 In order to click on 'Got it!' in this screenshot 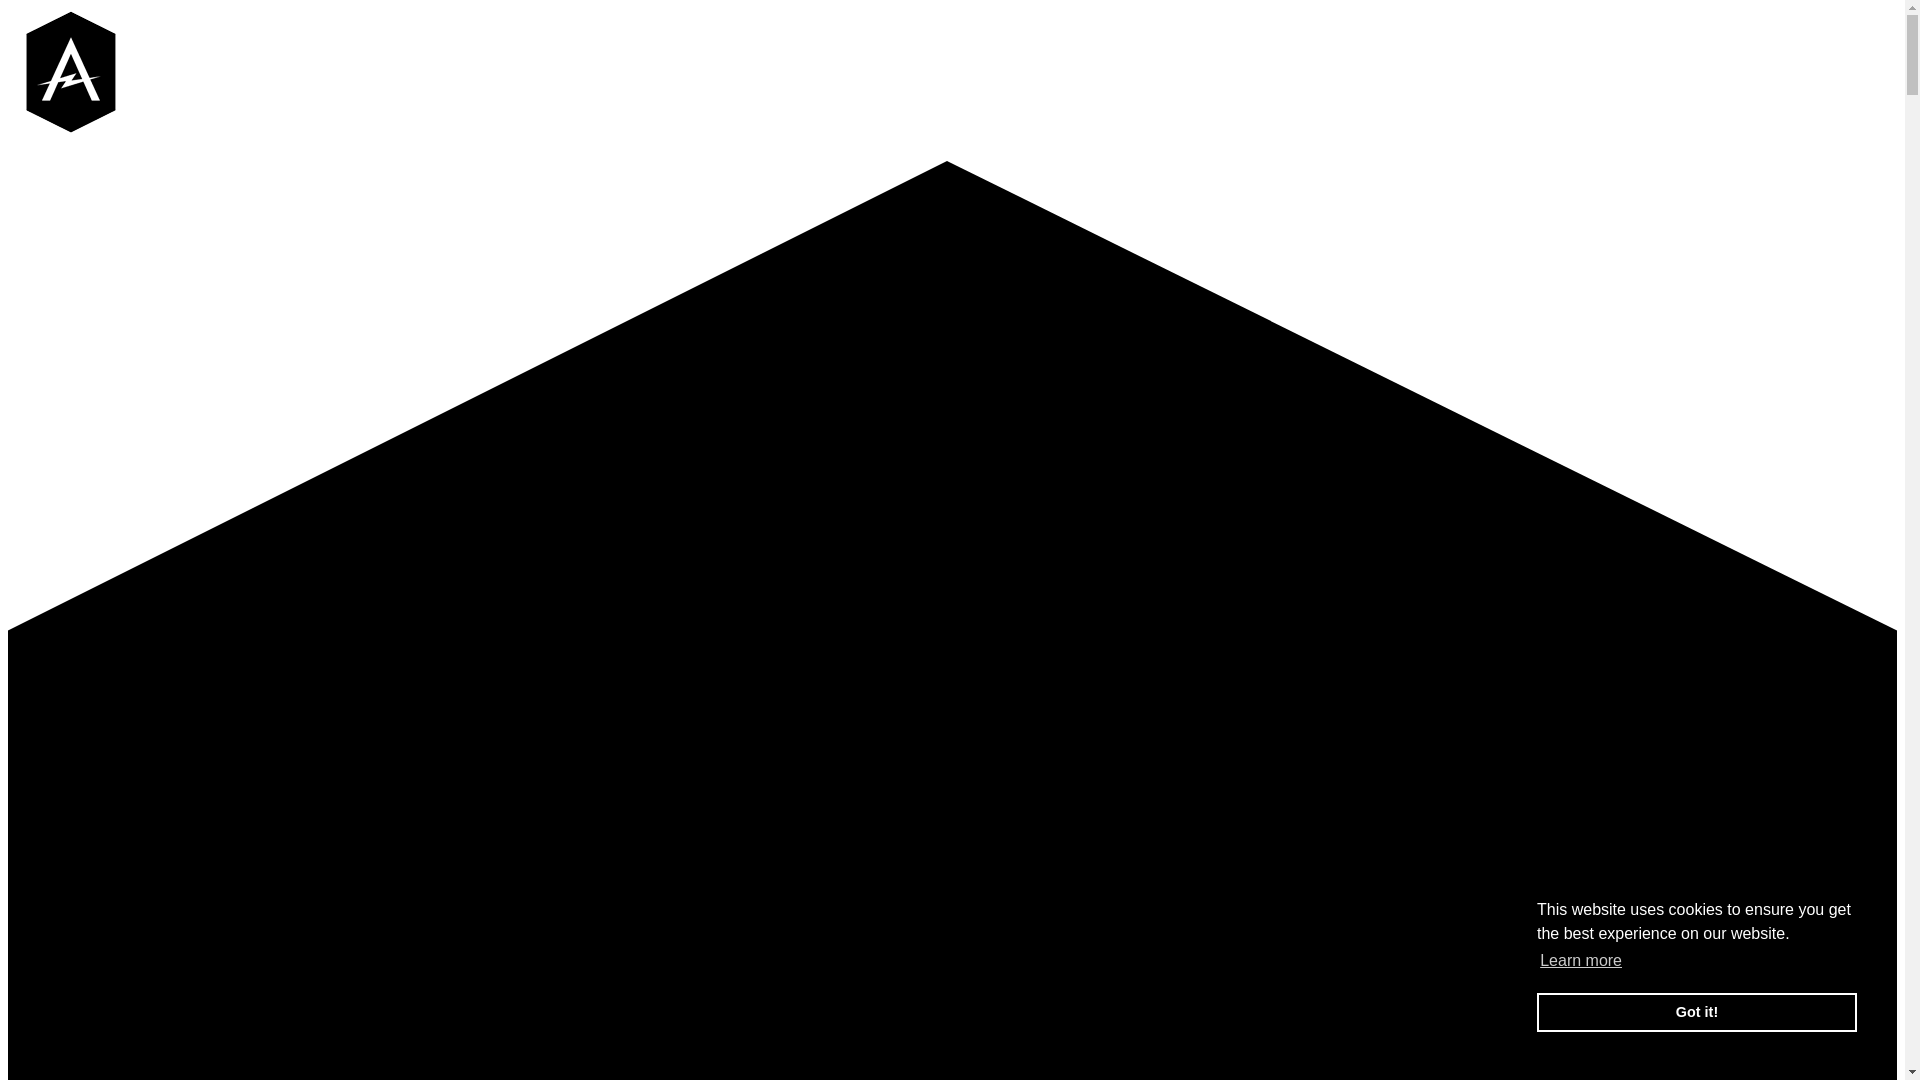, I will do `click(1696, 1011)`.